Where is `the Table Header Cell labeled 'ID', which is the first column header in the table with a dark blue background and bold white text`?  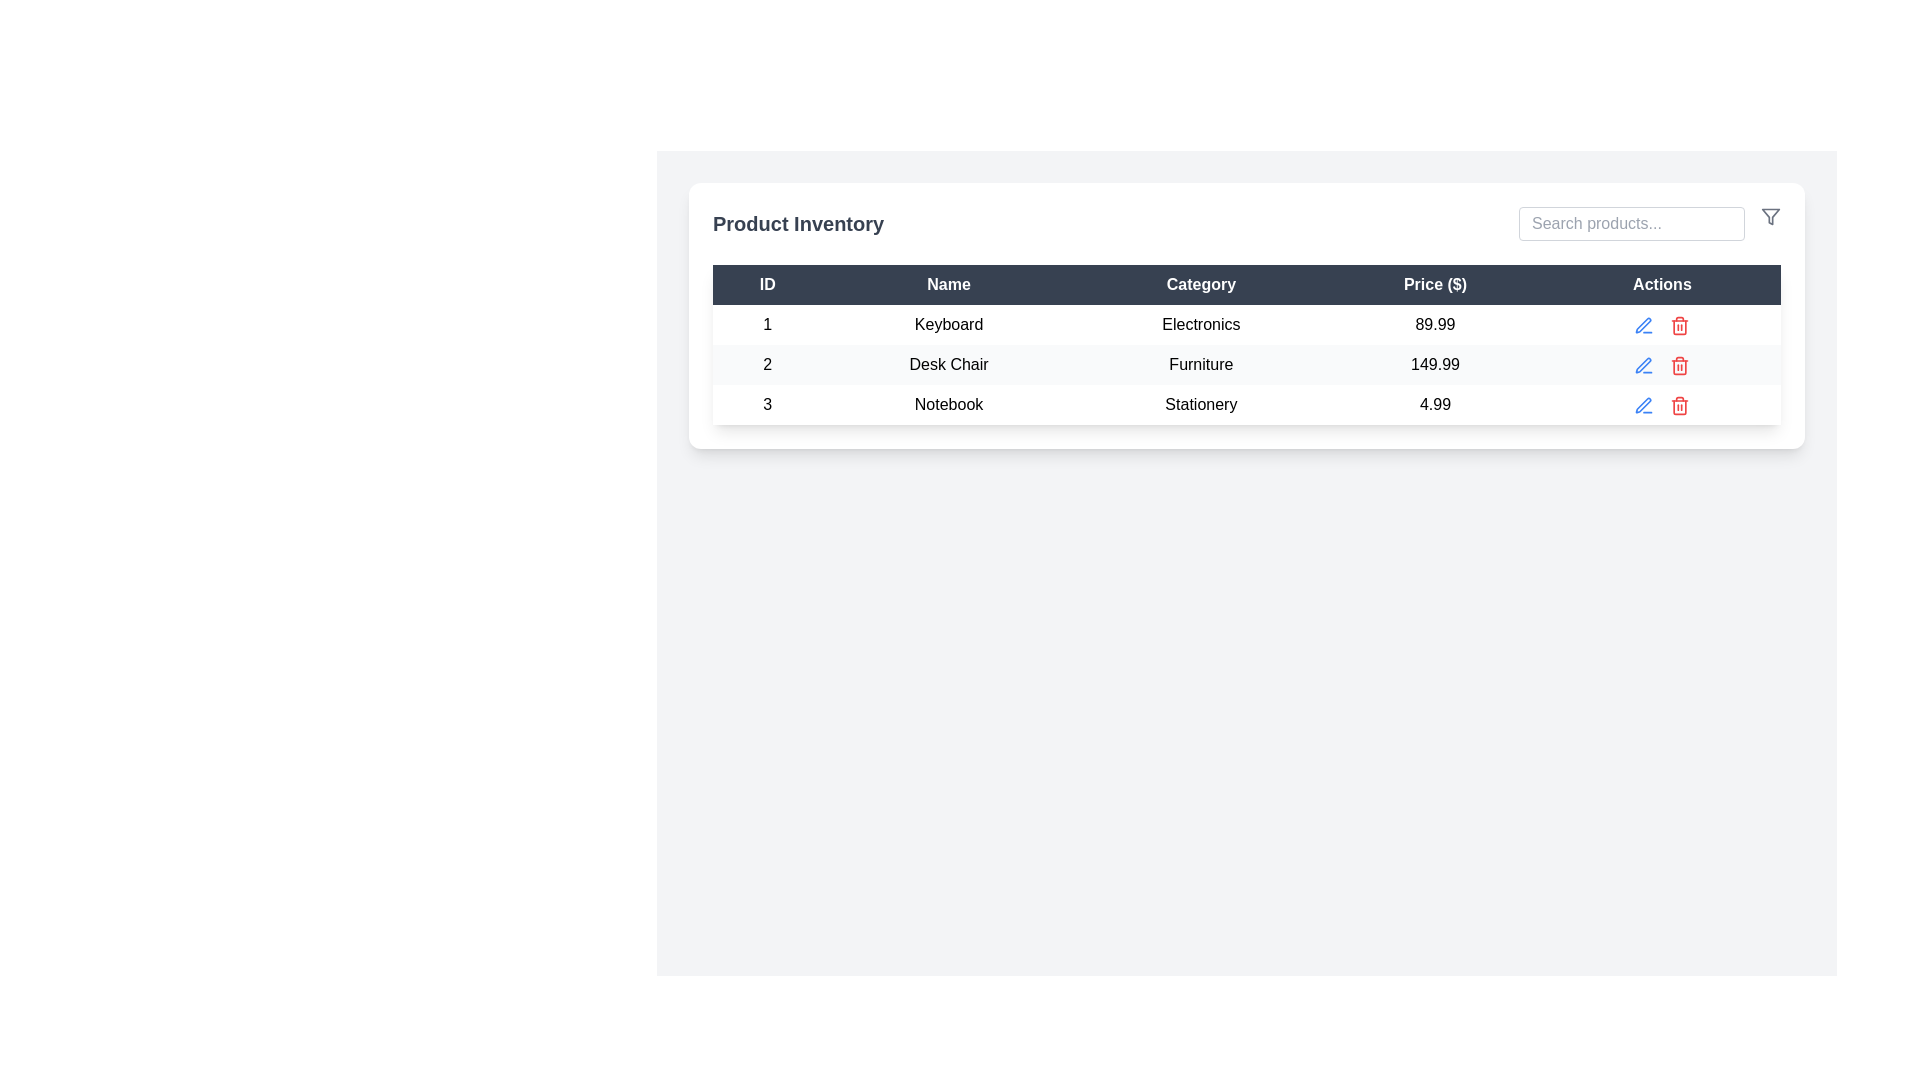 the Table Header Cell labeled 'ID', which is the first column header in the table with a dark blue background and bold white text is located at coordinates (766, 285).